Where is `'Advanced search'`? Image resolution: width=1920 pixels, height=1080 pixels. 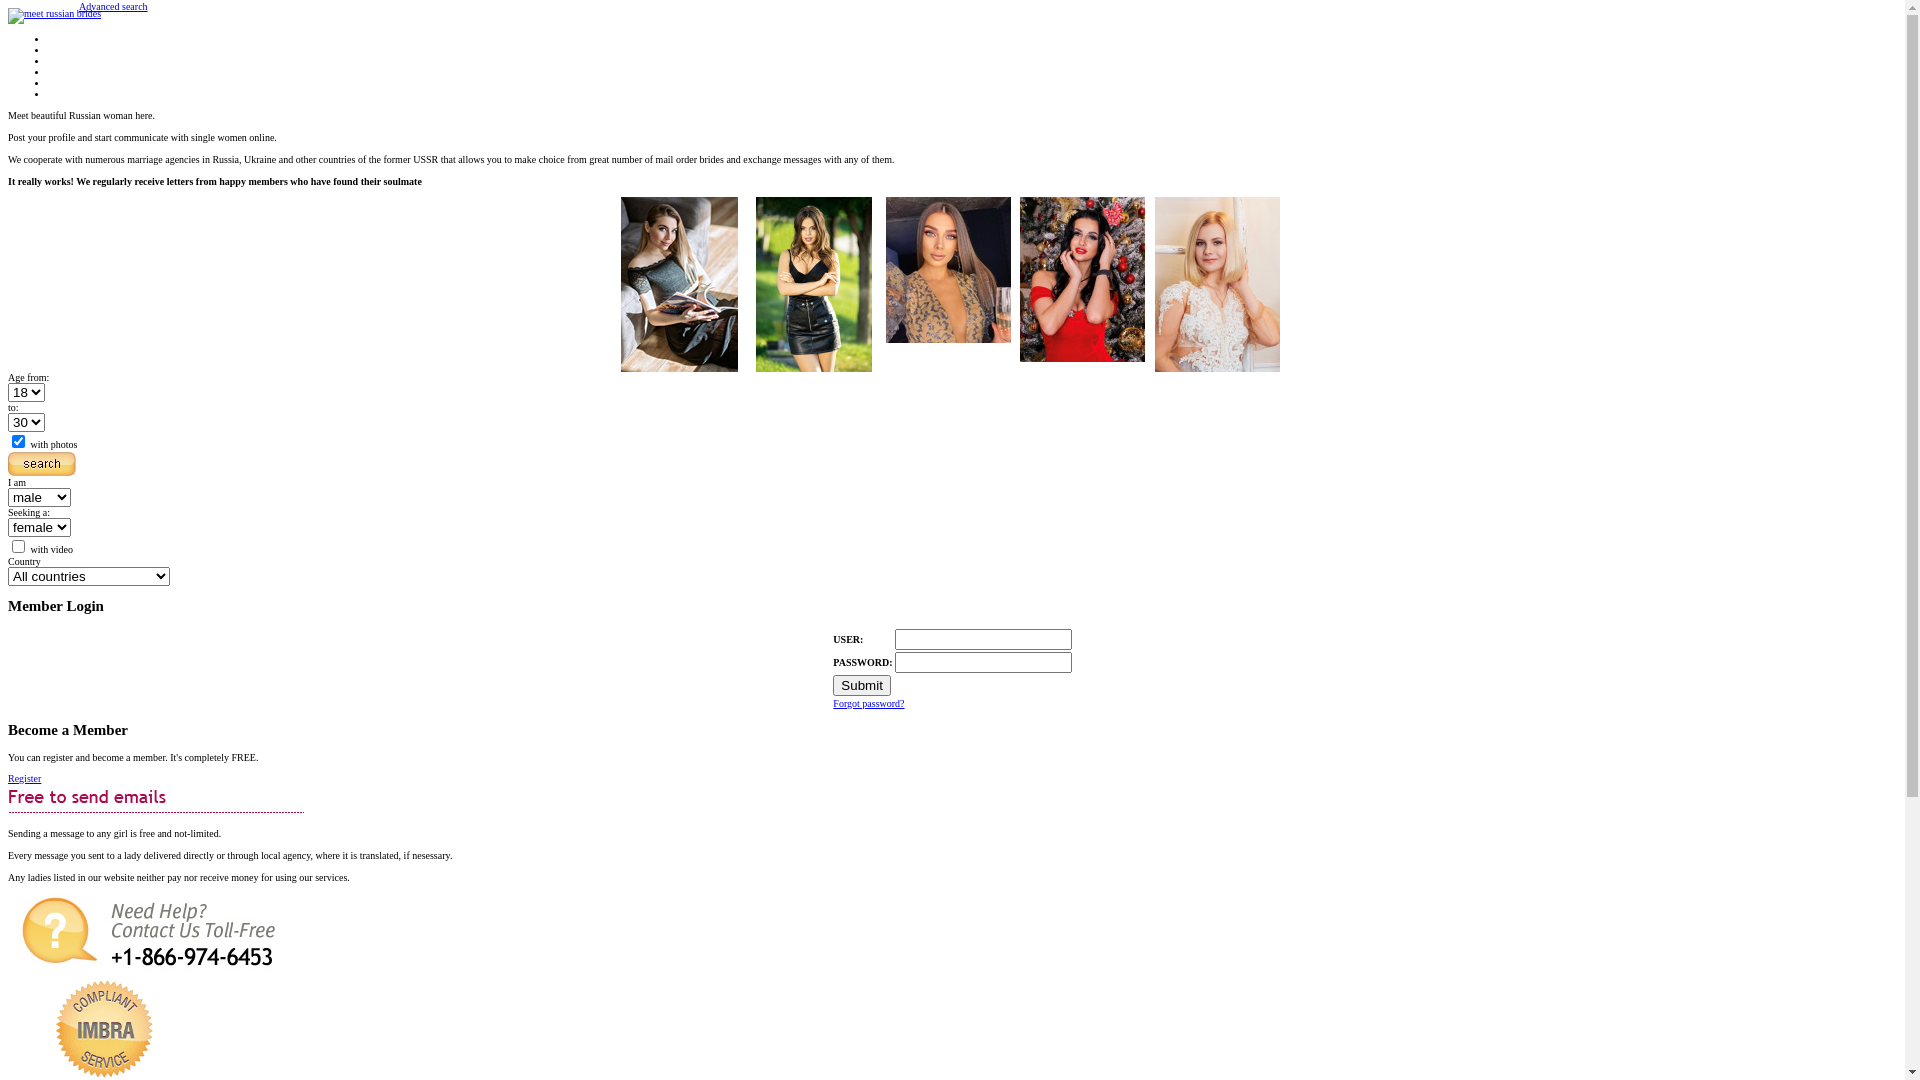
'Advanced search' is located at coordinates (112, 6).